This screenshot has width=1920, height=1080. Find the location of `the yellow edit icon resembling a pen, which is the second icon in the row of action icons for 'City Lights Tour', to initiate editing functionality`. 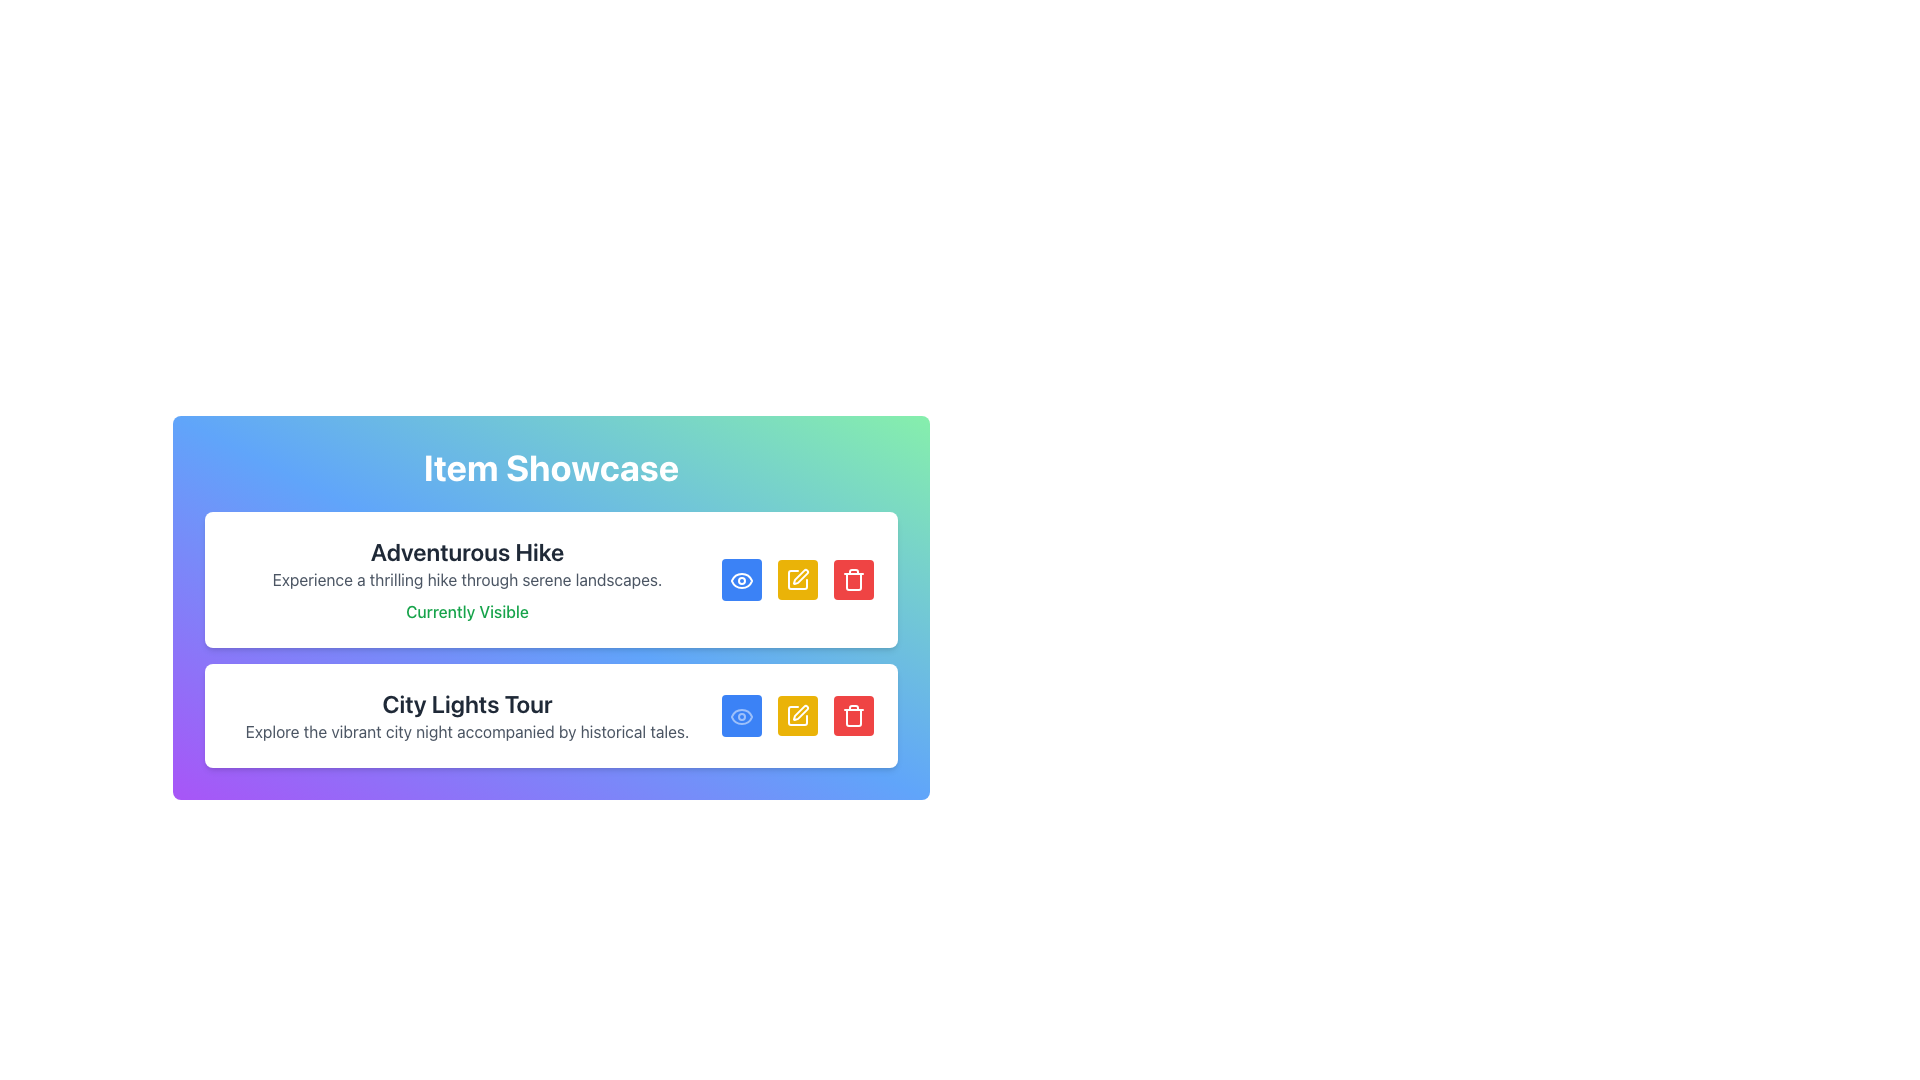

the yellow edit icon resembling a pen, which is the second icon in the row of action icons for 'City Lights Tour', to initiate editing functionality is located at coordinates (796, 715).